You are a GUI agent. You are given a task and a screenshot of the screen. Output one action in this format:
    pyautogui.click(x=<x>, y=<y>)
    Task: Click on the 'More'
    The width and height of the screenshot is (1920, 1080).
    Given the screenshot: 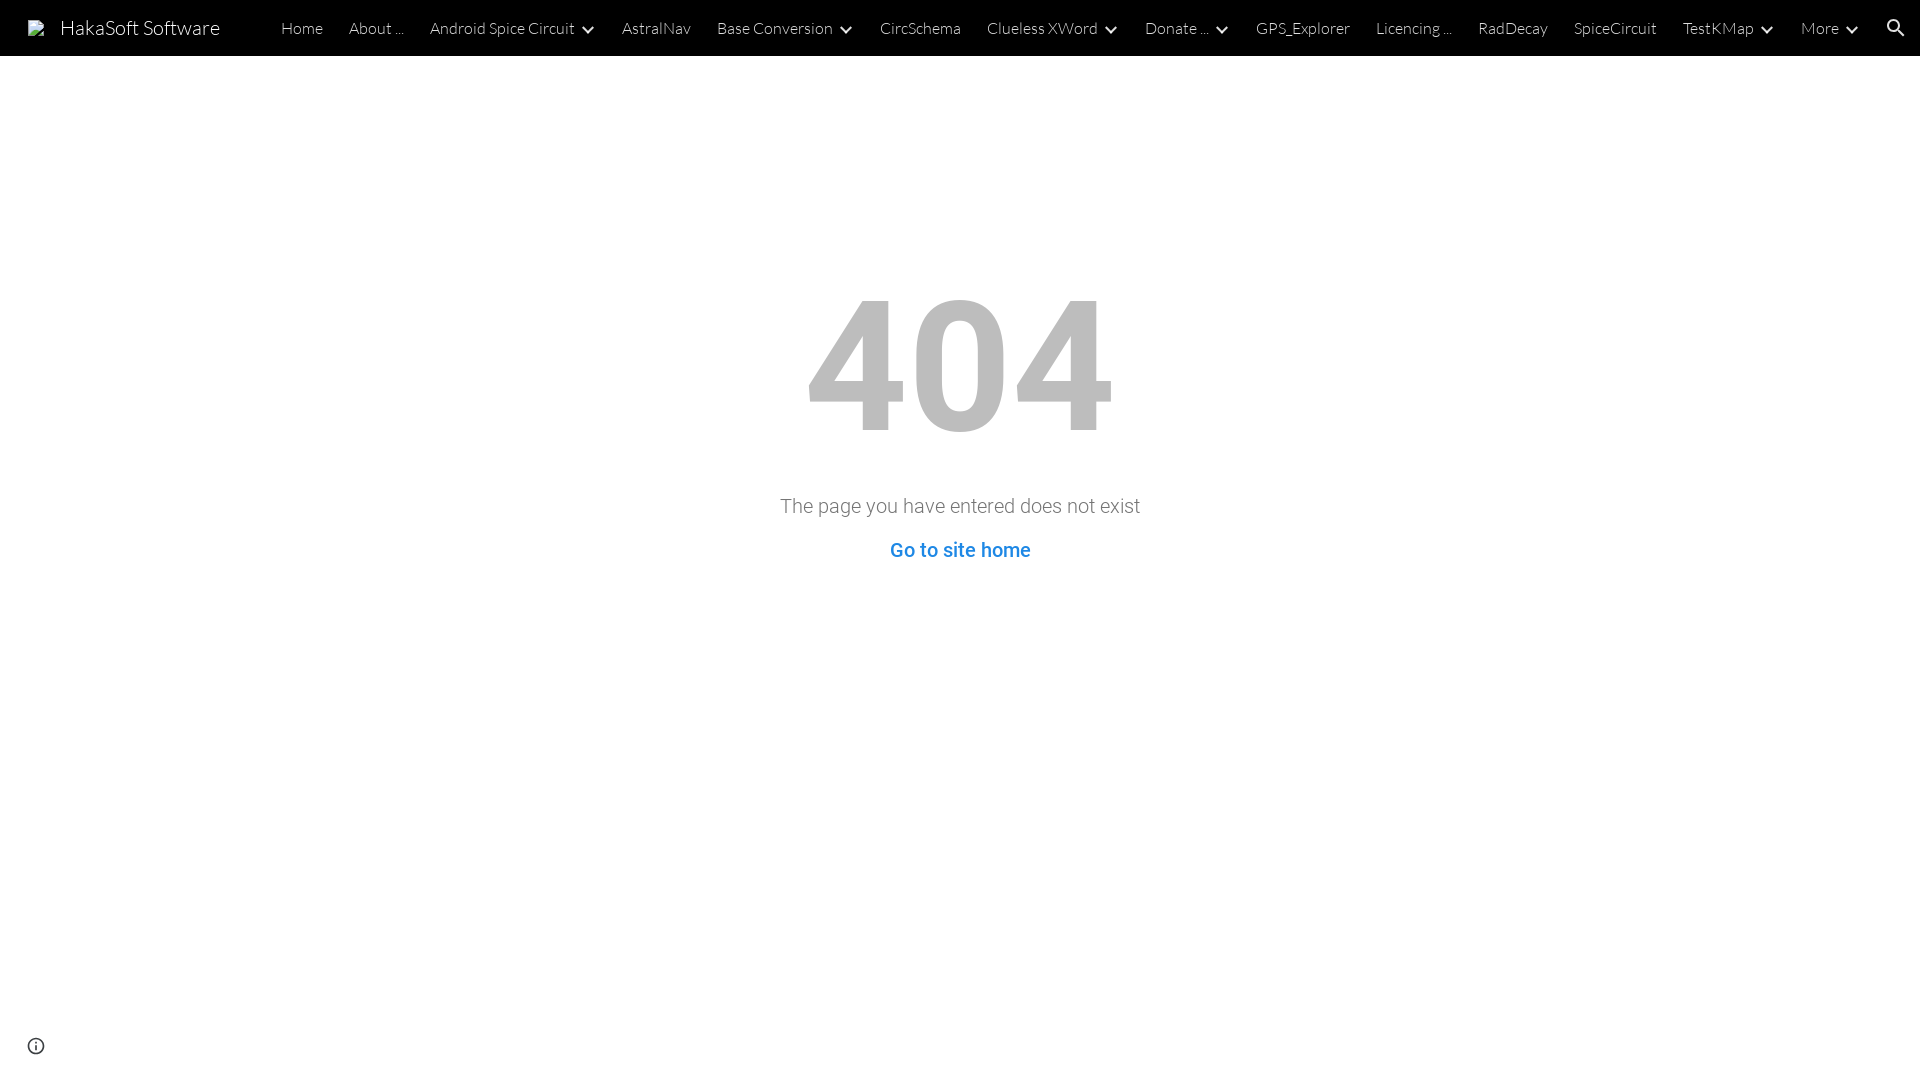 What is the action you would take?
    pyautogui.click(x=1819, y=27)
    